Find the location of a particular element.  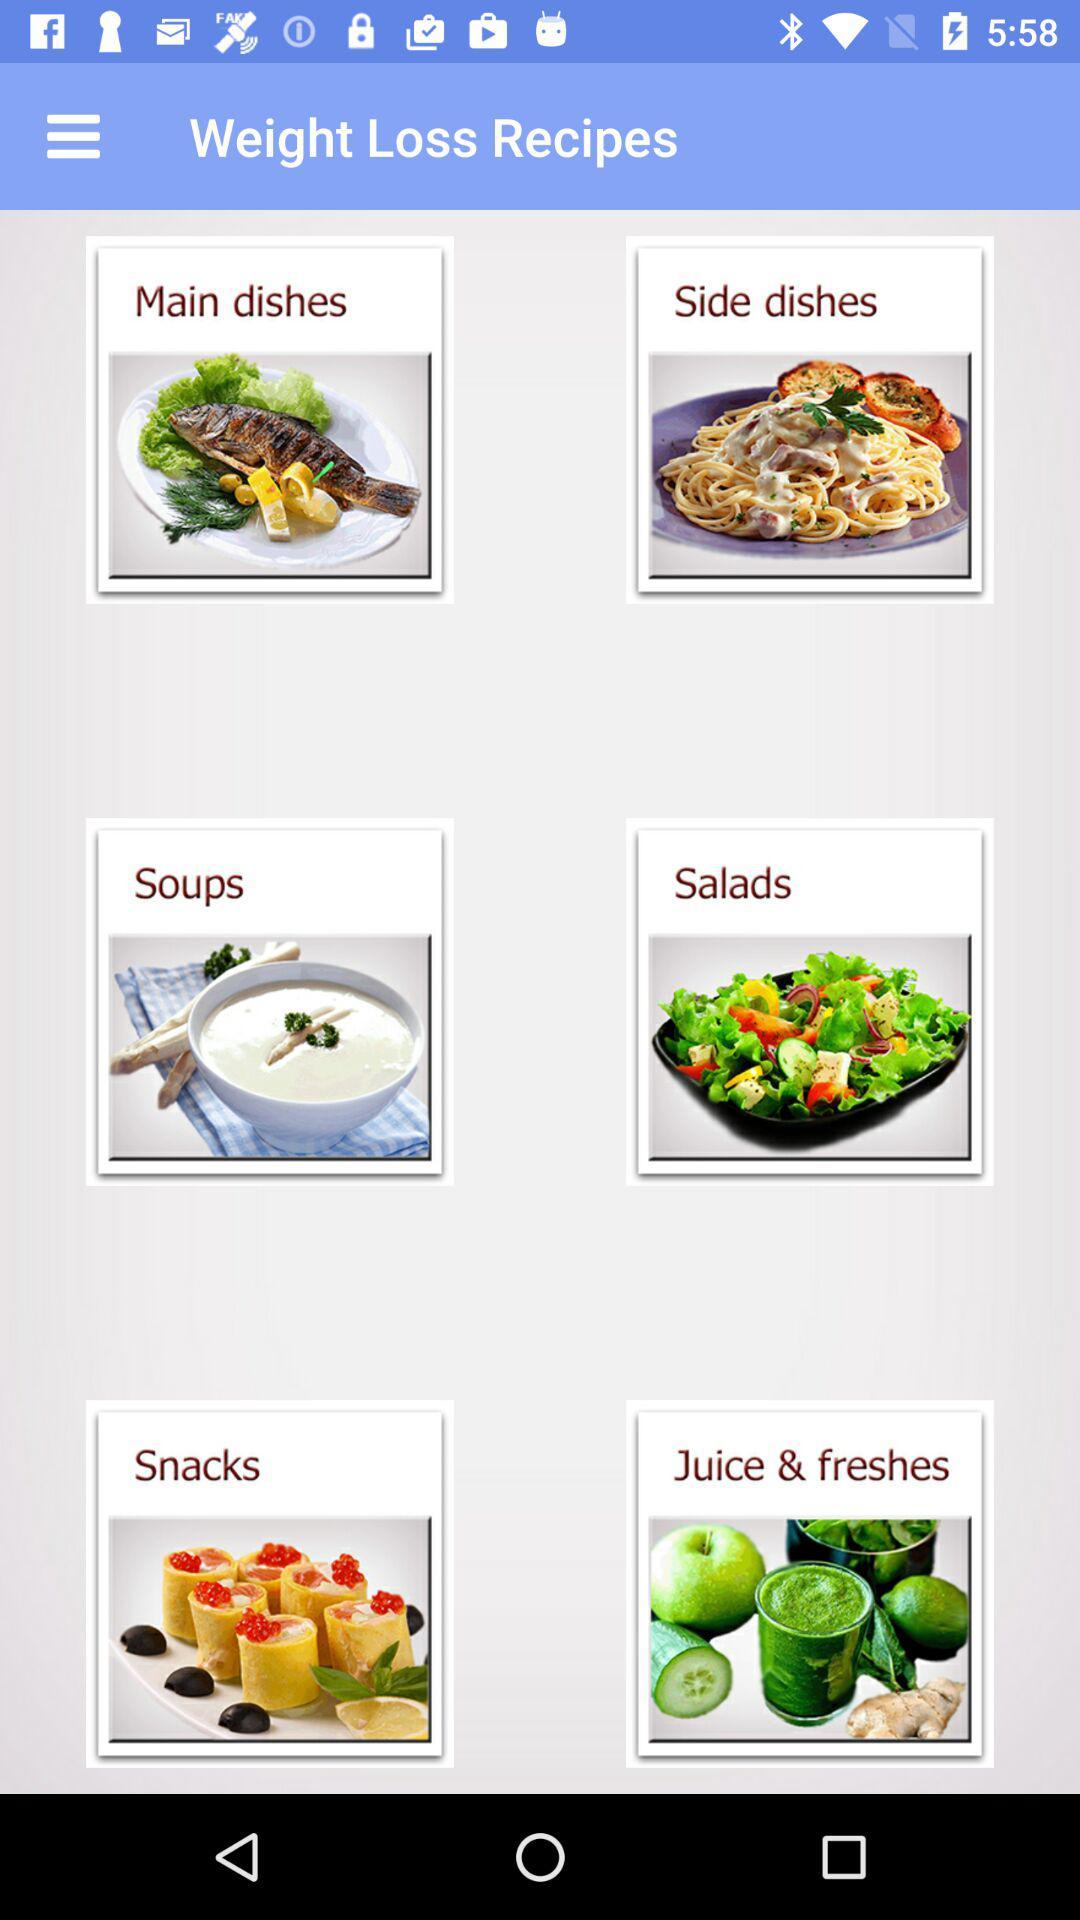

the icon next to weight loss recipes app is located at coordinates (72, 135).